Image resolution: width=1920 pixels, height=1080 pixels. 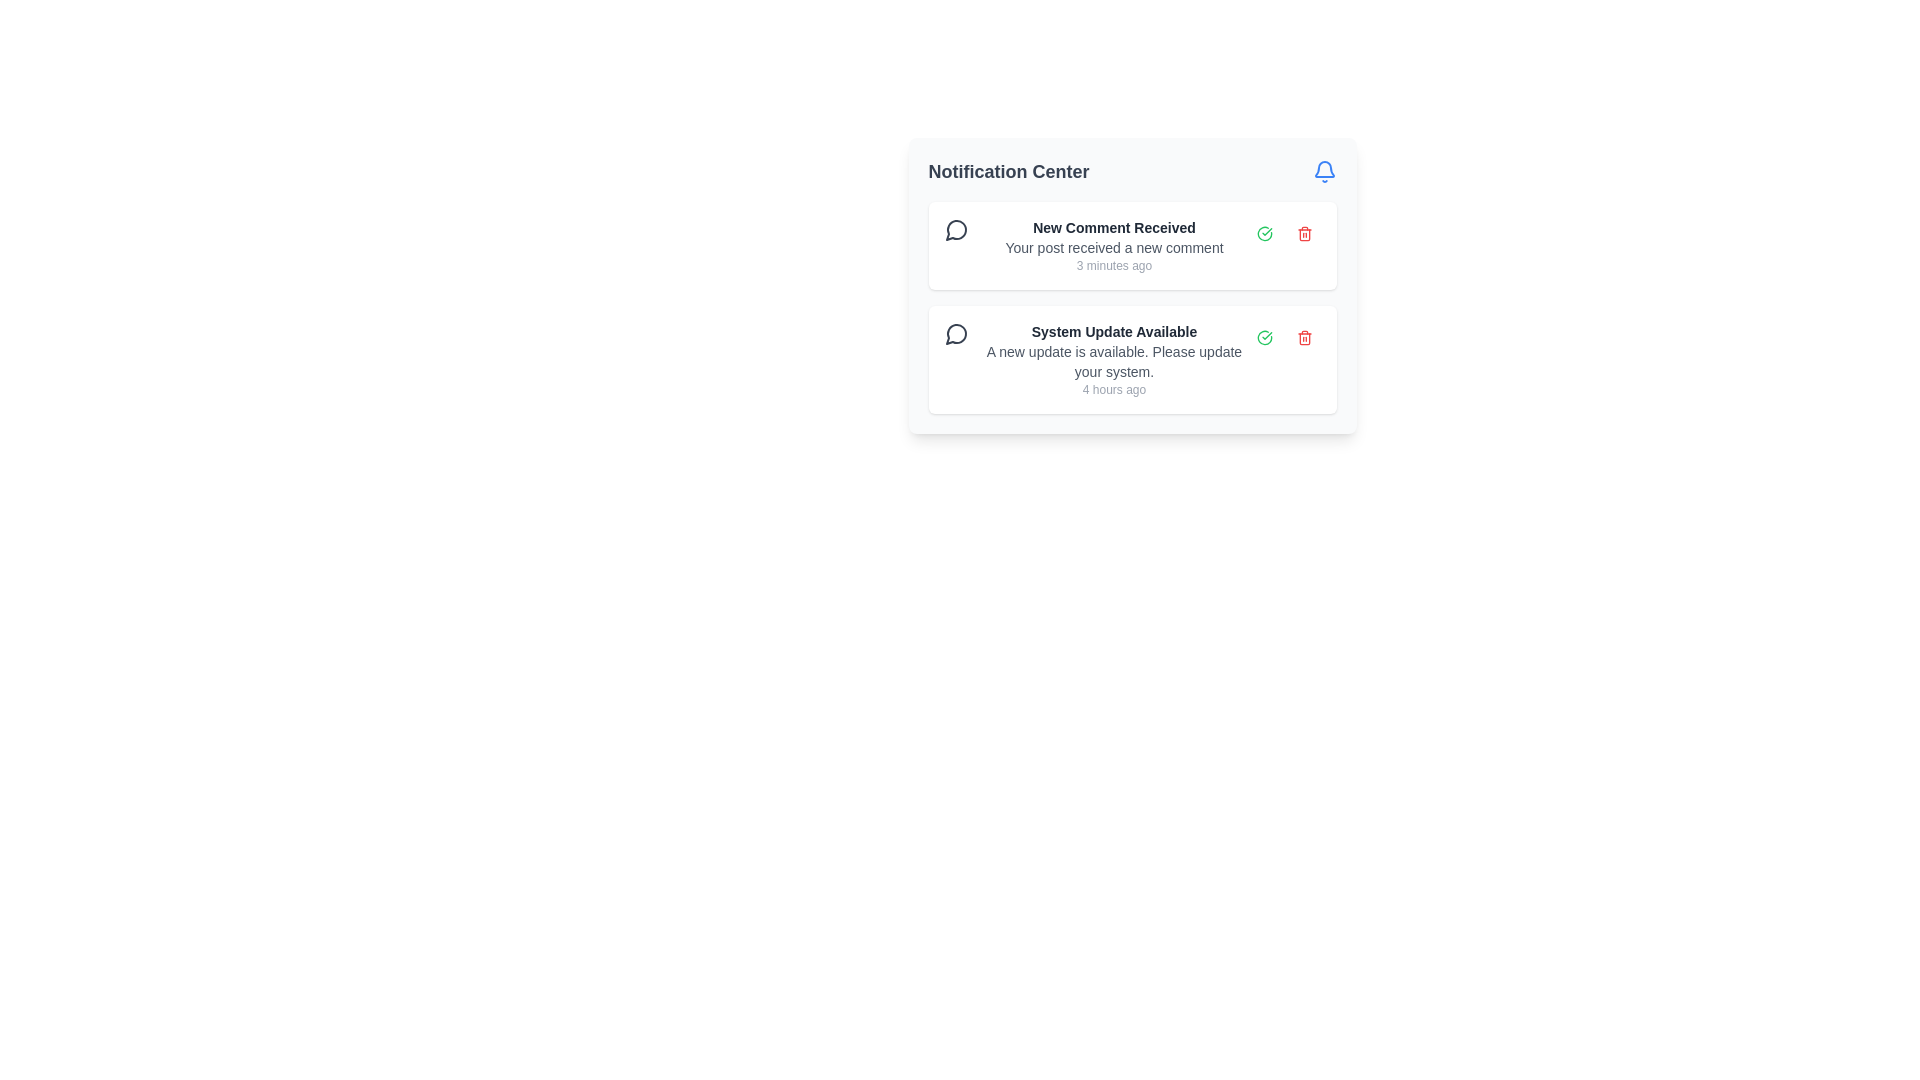 What do you see at coordinates (1304, 233) in the screenshot?
I see `the red trash bin icon located in the second position of the interactive controls section of the 'New Comment Received' notification` at bounding box center [1304, 233].